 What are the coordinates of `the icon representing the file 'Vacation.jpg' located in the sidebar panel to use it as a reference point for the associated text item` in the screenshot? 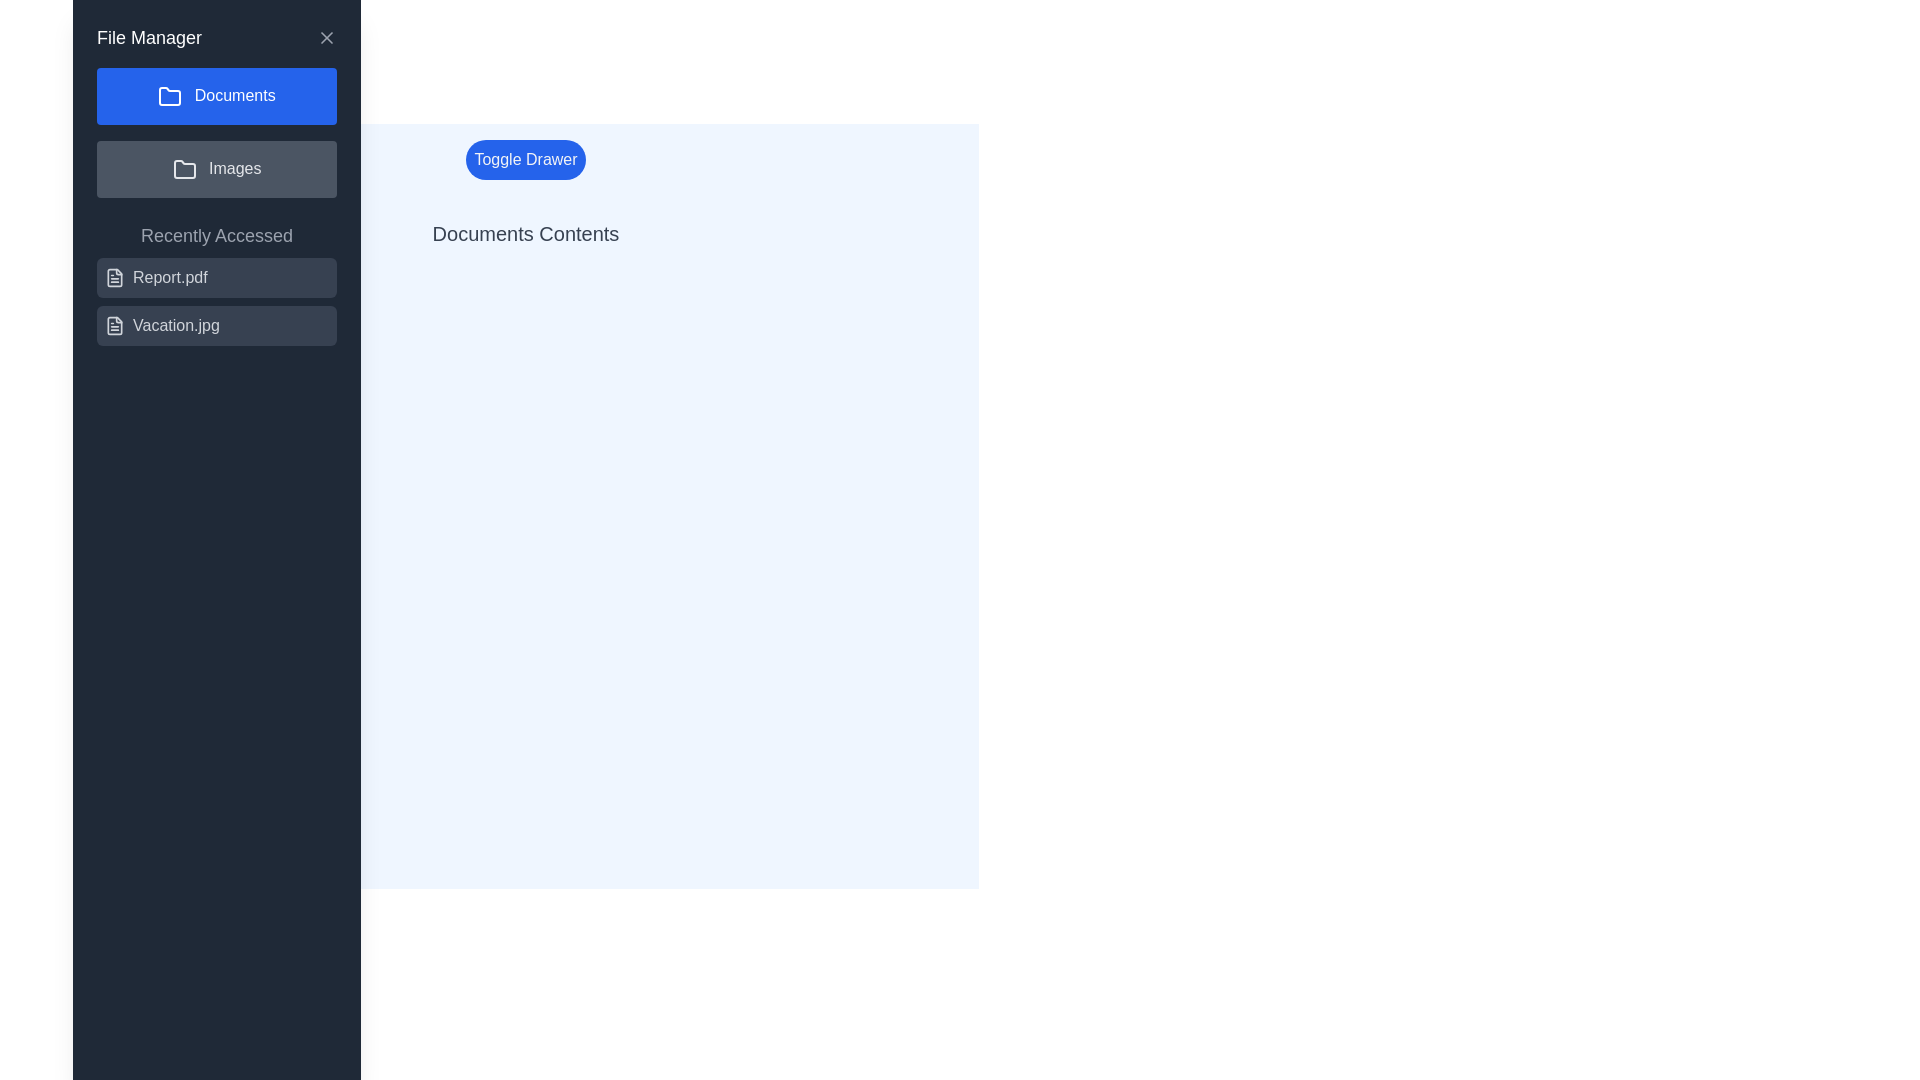 It's located at (114, 323).